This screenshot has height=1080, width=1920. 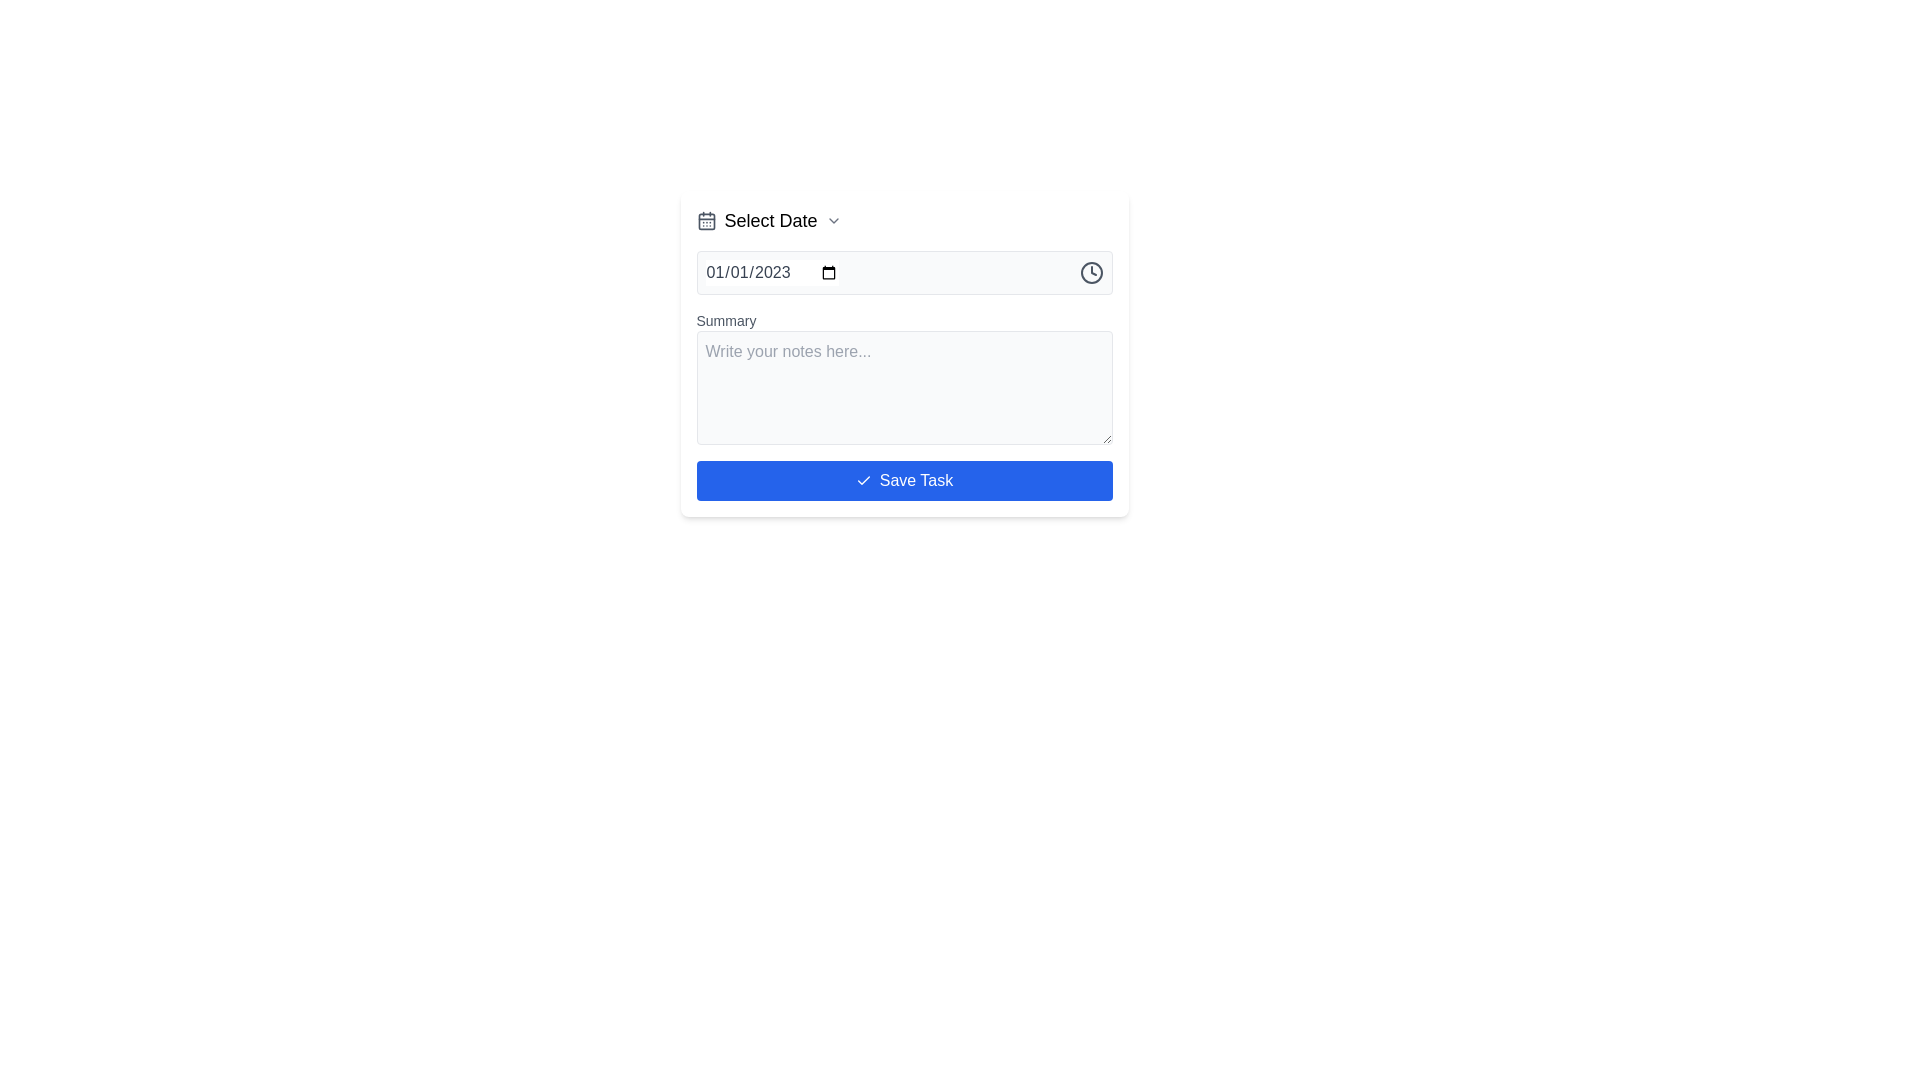 What do you see at coordinates (833, 220) in the screenshot?
I see `the downward-pointing gray chevron icon located to the right of the 'Select Date' text in the header of the card` at bounding box center [833, 220].